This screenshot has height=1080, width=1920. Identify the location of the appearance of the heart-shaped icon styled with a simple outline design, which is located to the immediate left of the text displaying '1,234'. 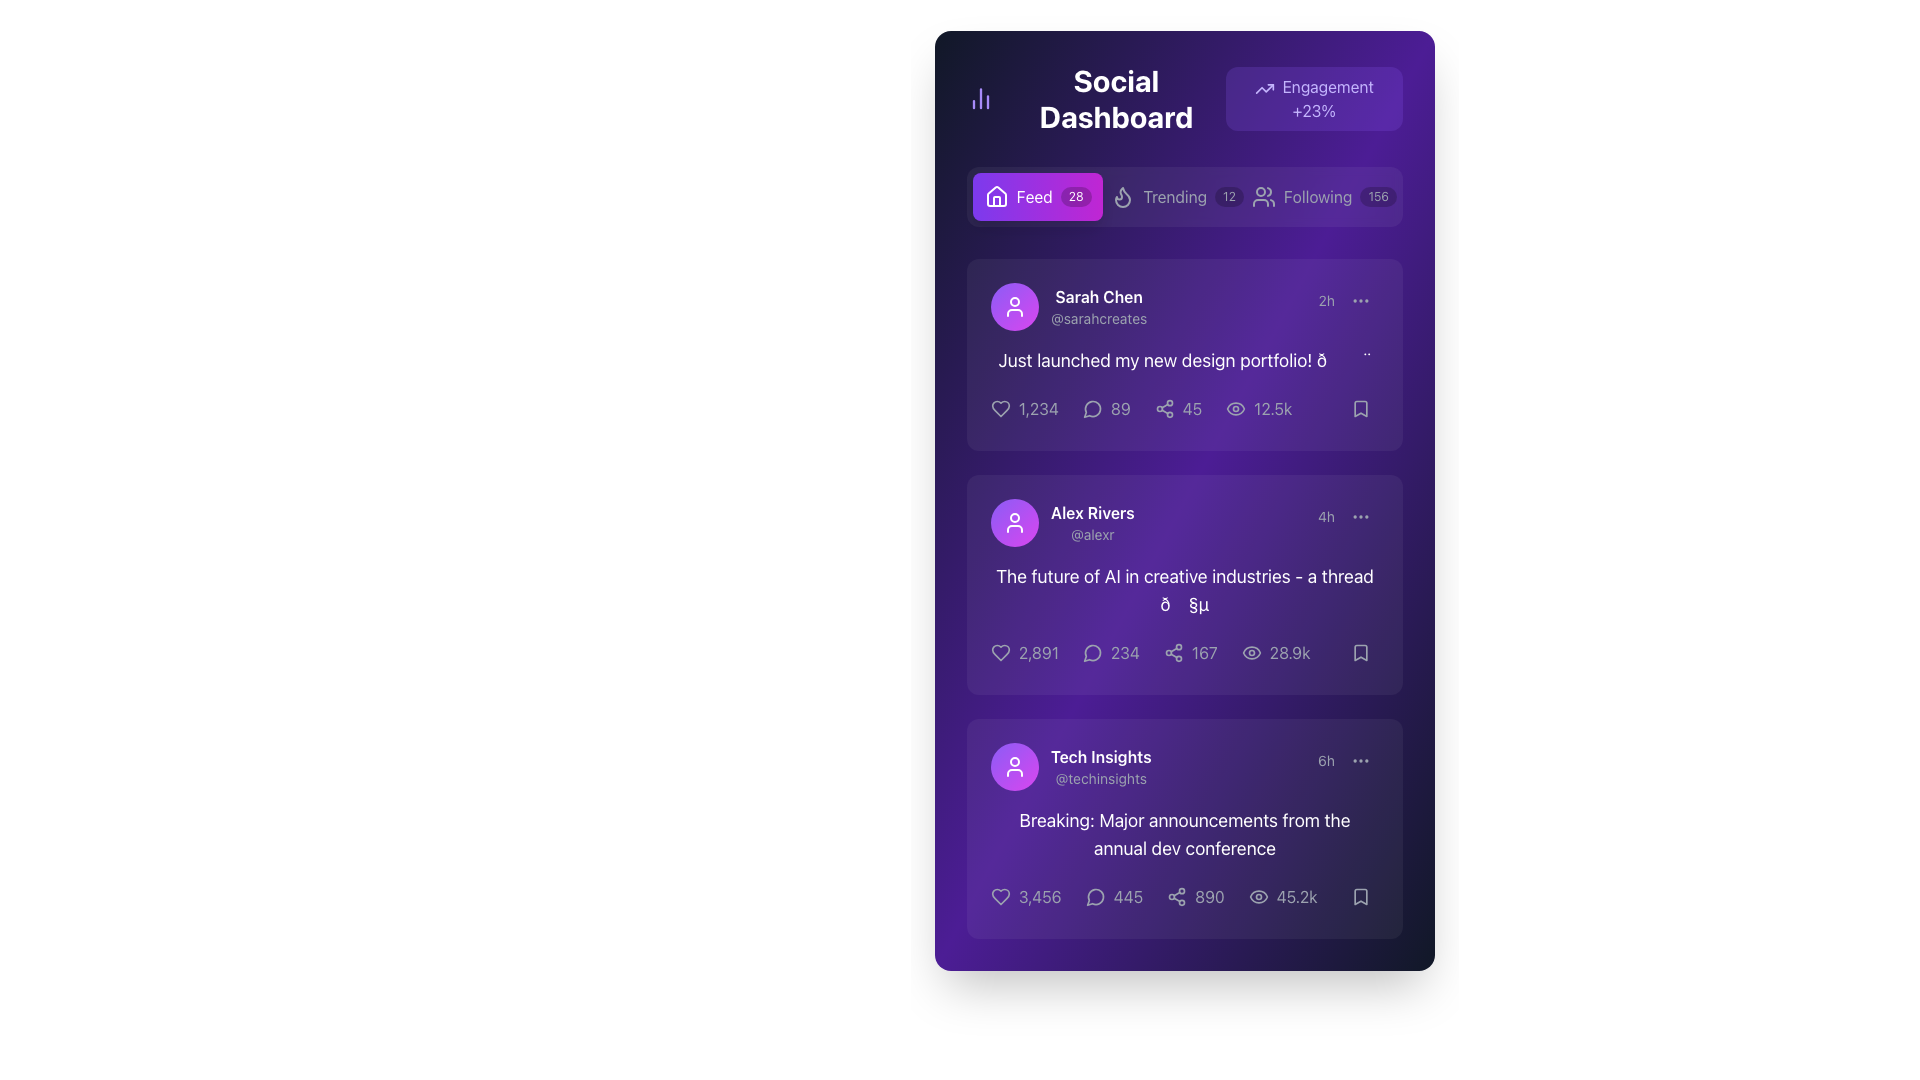
(1001, 407).